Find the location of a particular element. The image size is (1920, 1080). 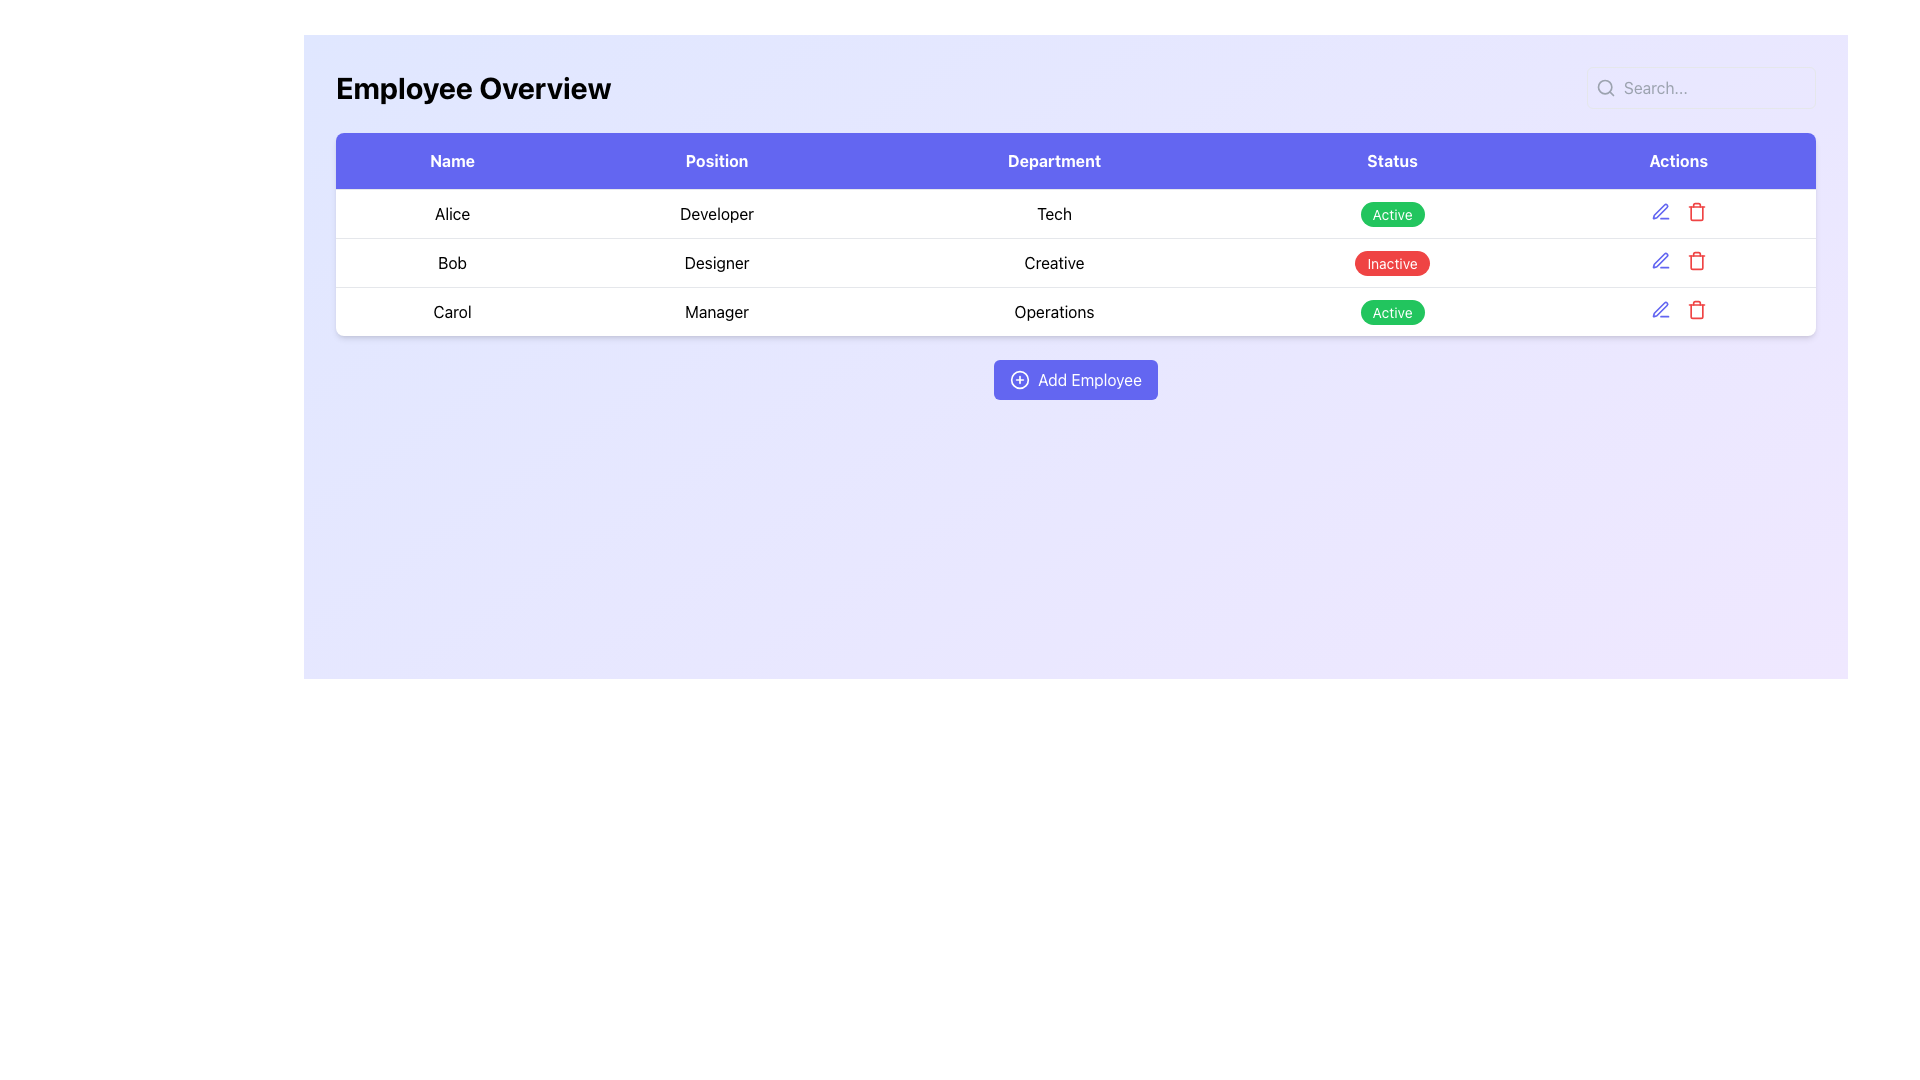

the red trash bin icon located in the 'Actions' column of the table, which is the rightmost icon in the last row is located at coordinates (1695, 309).